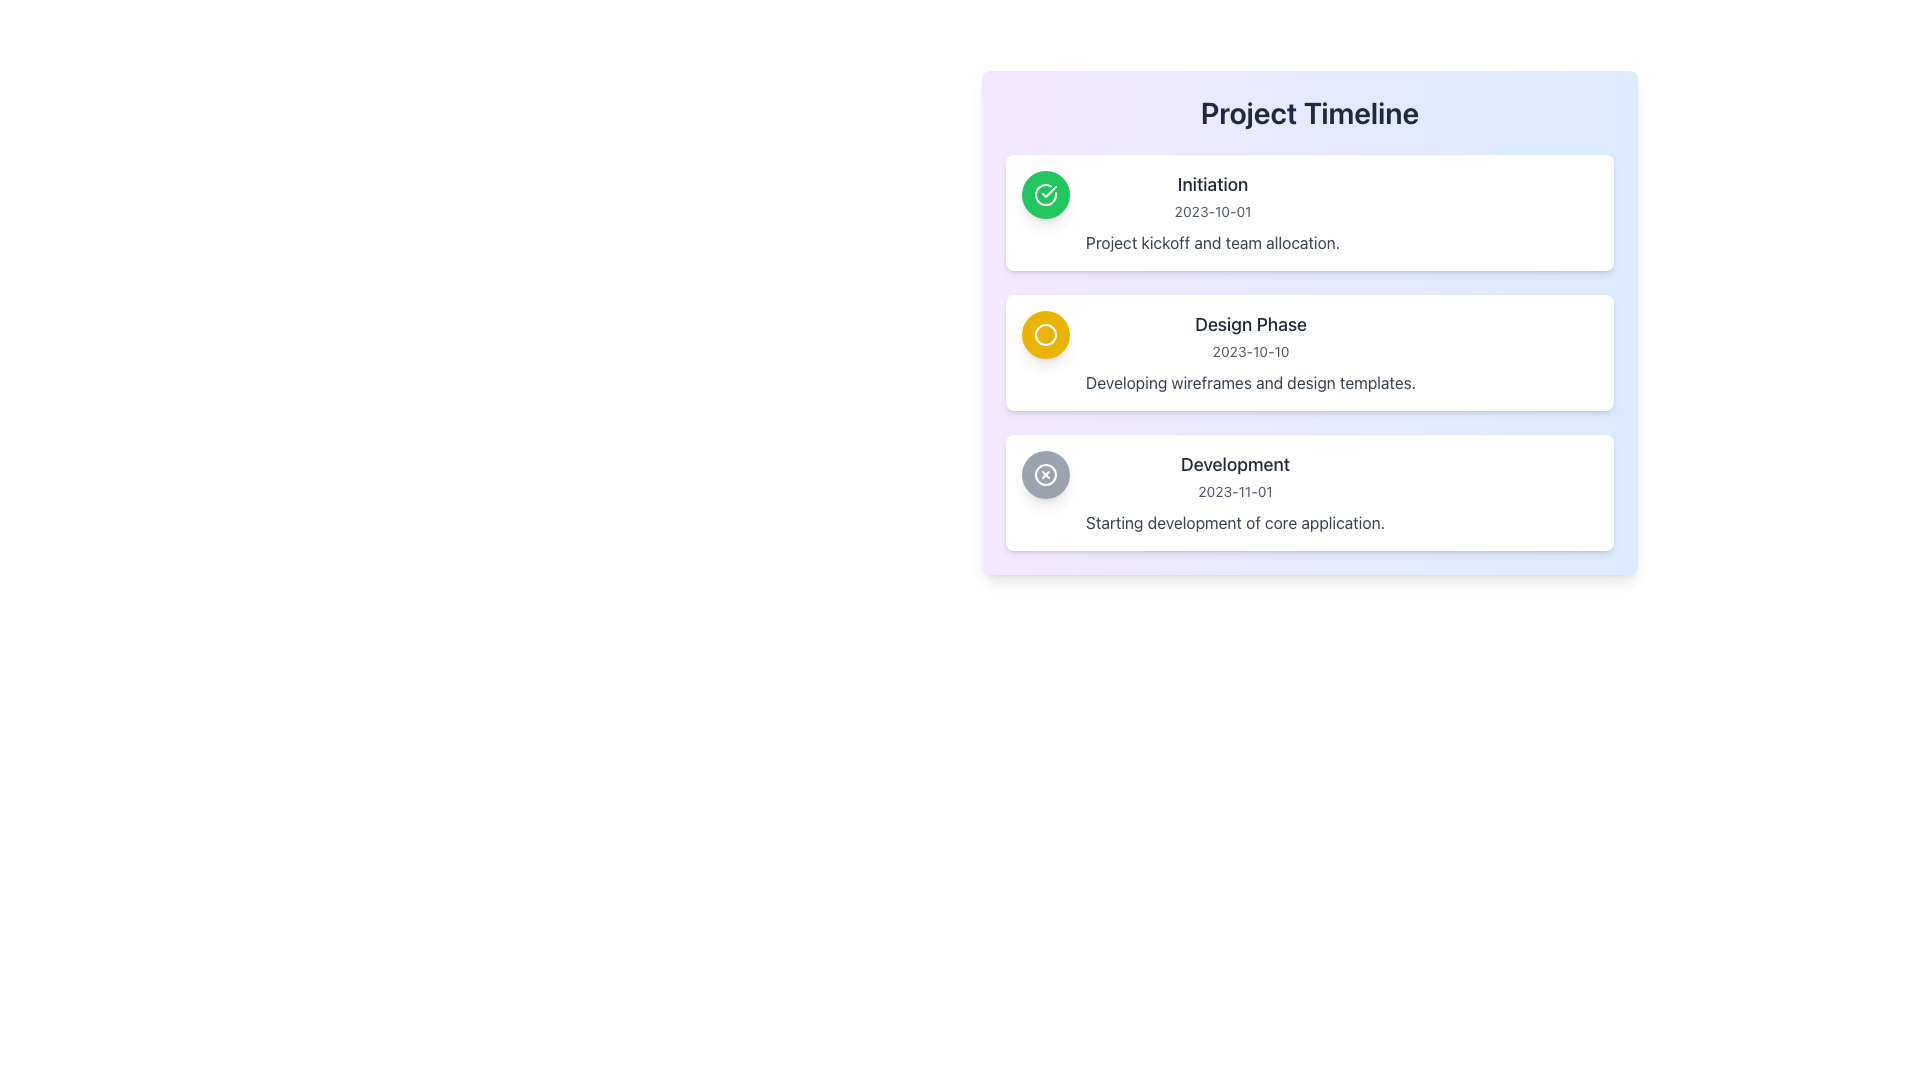  What do you see at coordinates (1212, 211) in the screenshot?
I see `the static text element displaying the date '2023-10-01', which is located beneath the title 'Initiation' in the card-like section of the vertical timeline interface` at bounding box center [1212, 211].